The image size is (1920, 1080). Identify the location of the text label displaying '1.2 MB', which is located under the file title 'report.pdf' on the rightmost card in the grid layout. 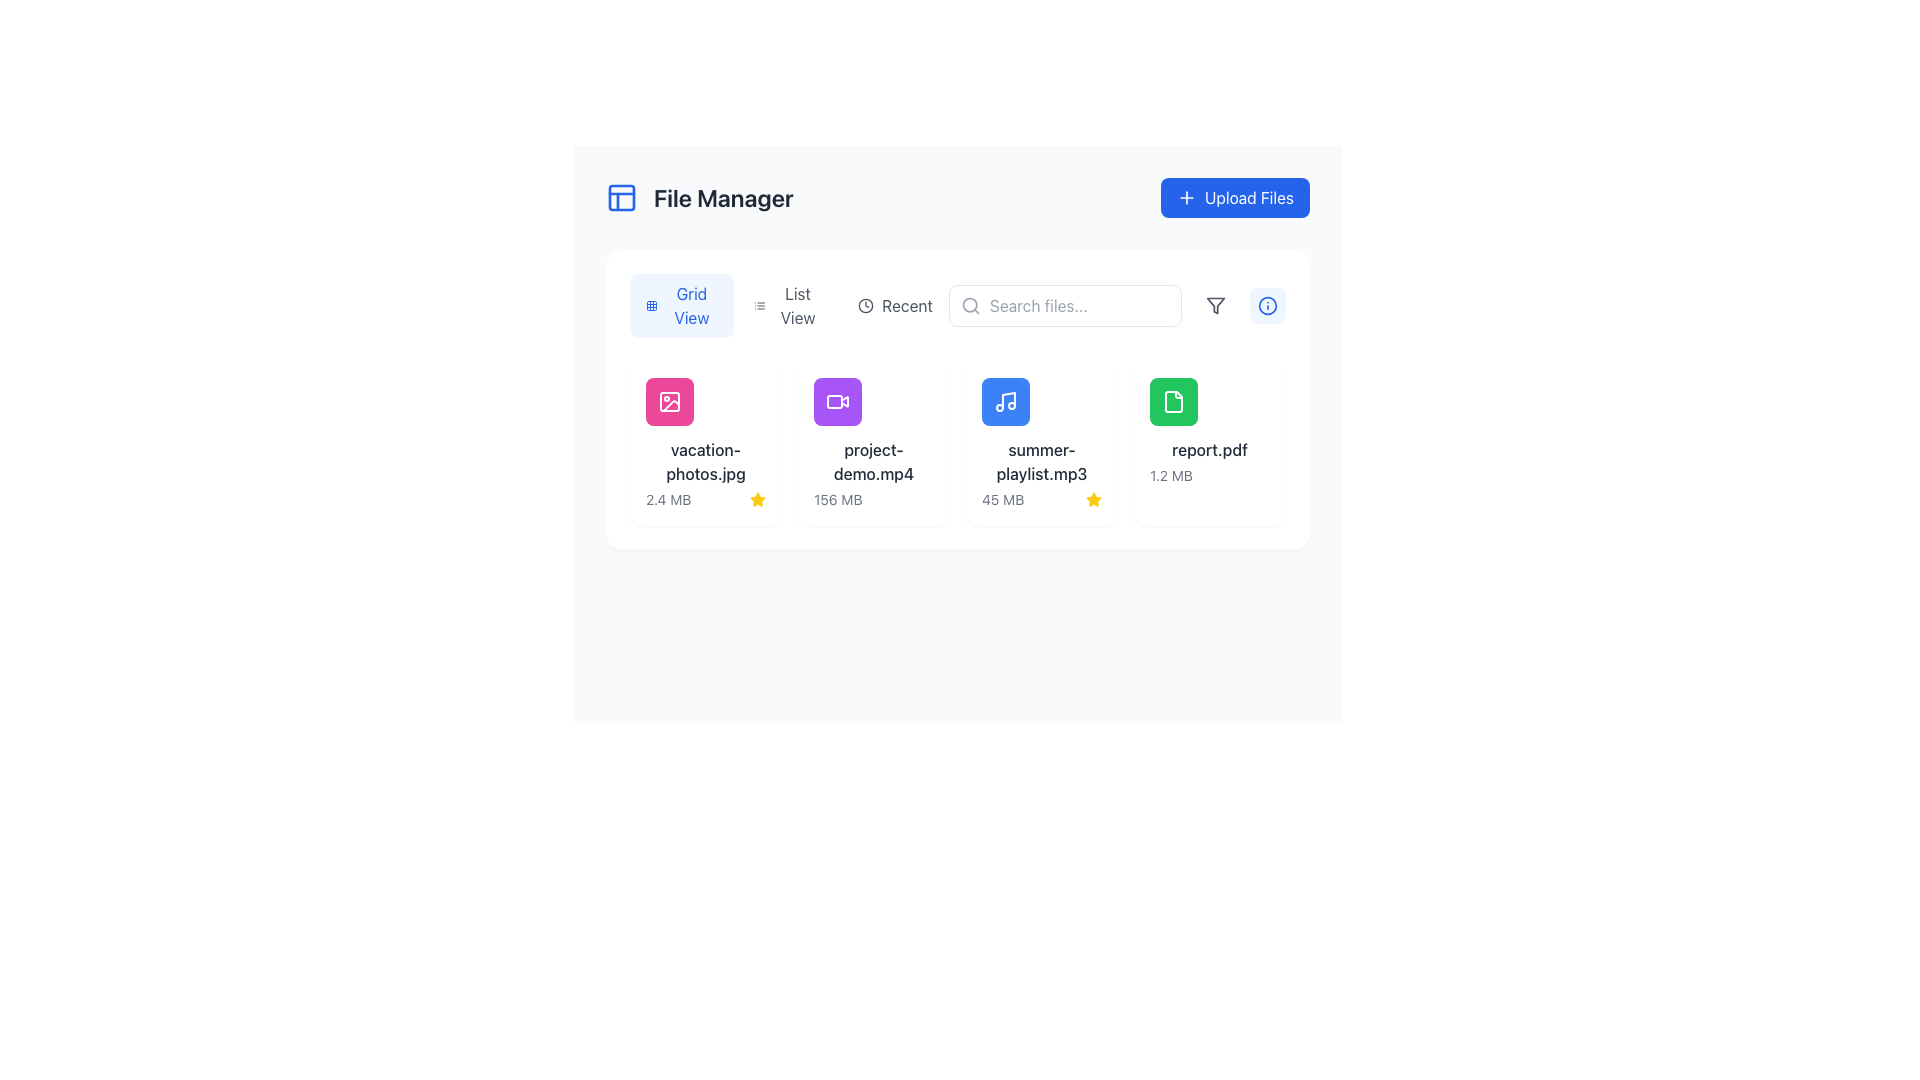
(1171, 475).